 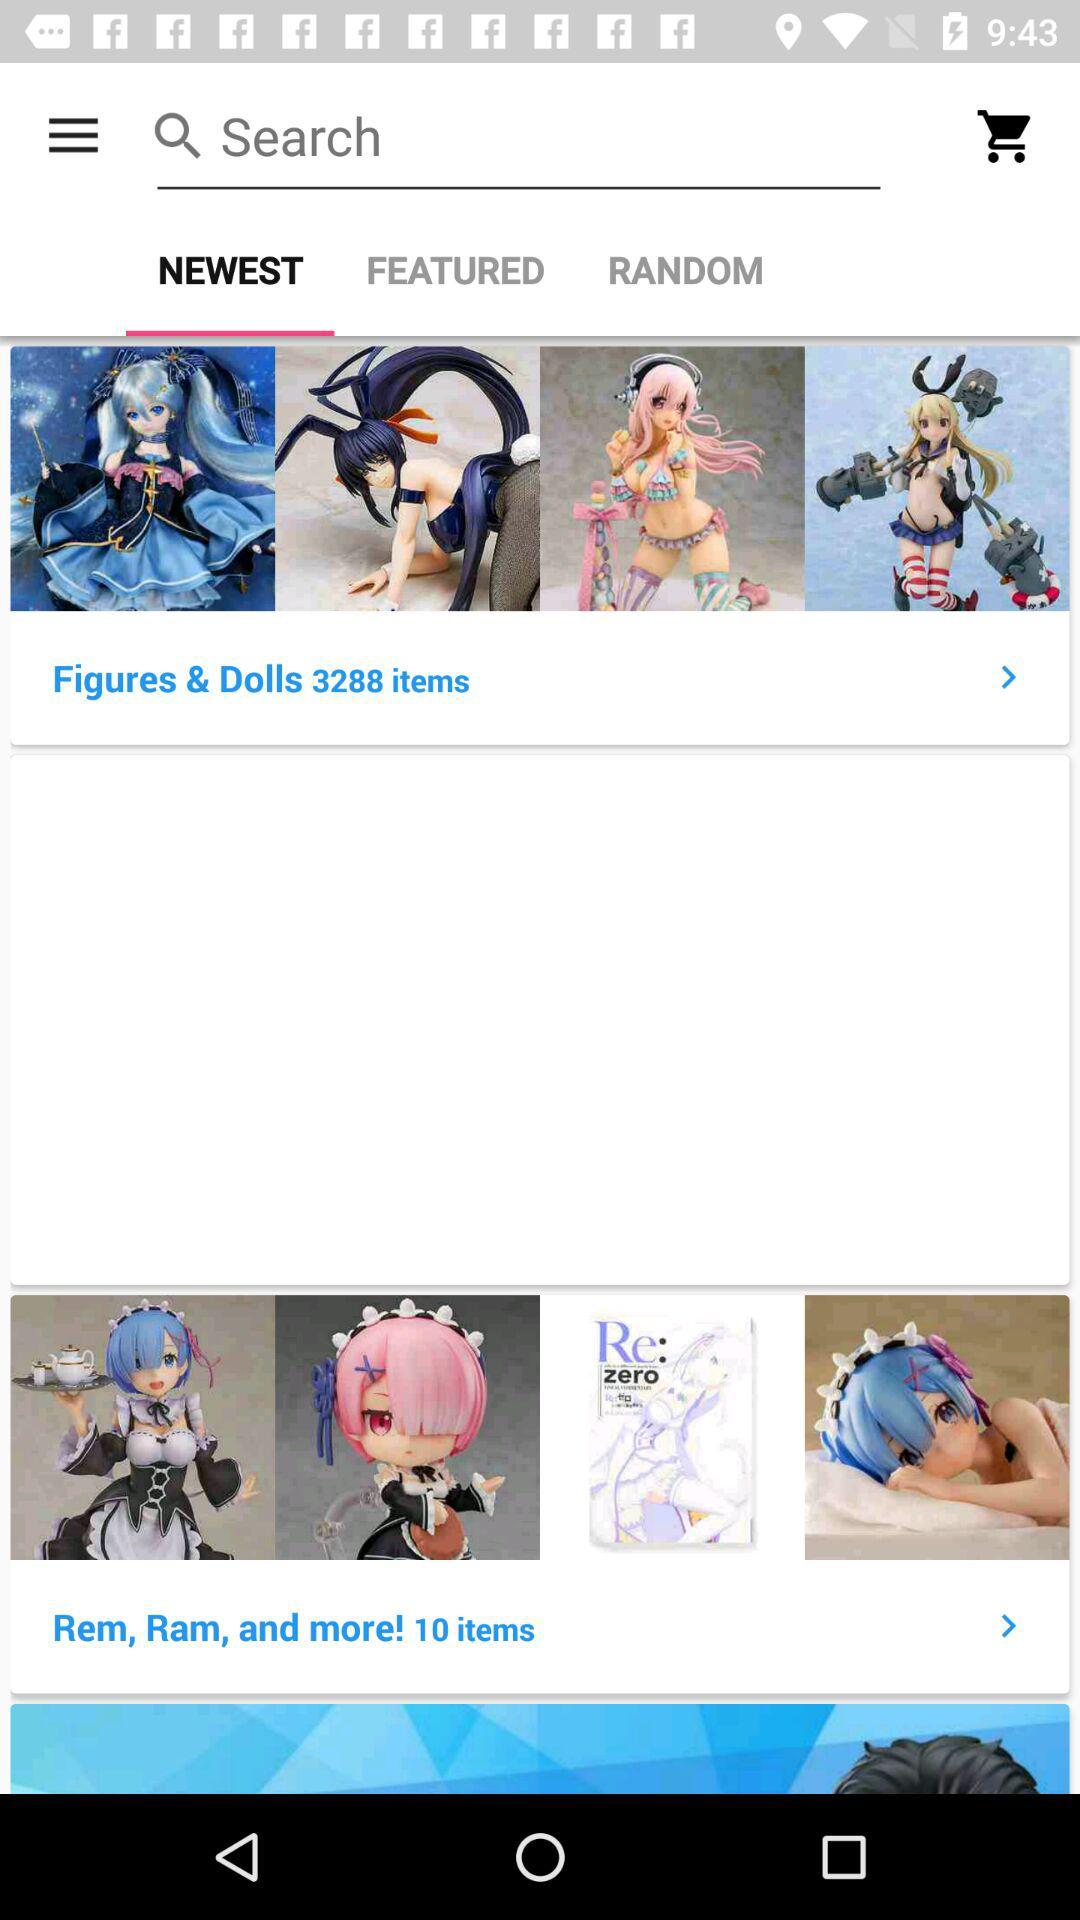 What do you see at coordinates (229, 269) in the screenshot?
I see `newest` at bounding box center [229, 269].